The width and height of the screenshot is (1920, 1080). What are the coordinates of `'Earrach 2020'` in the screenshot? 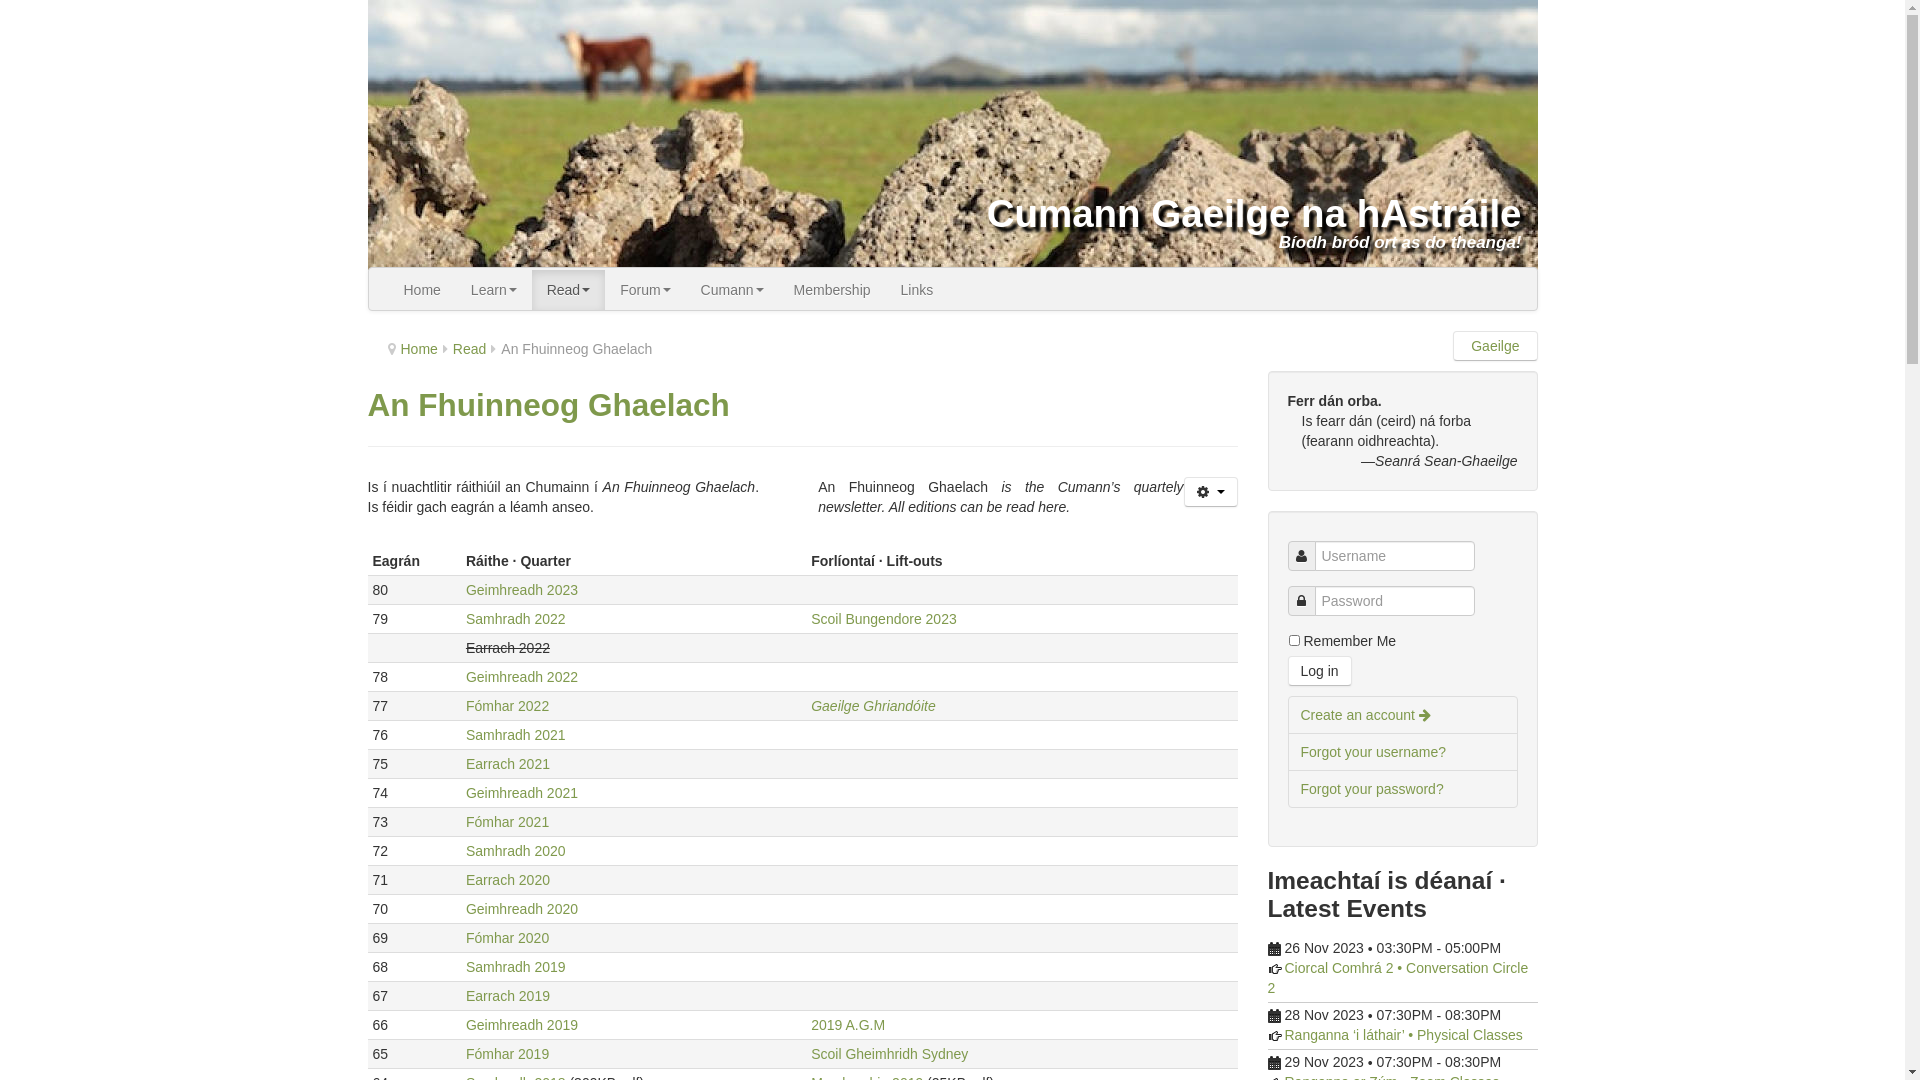 It's located at (464, 878).